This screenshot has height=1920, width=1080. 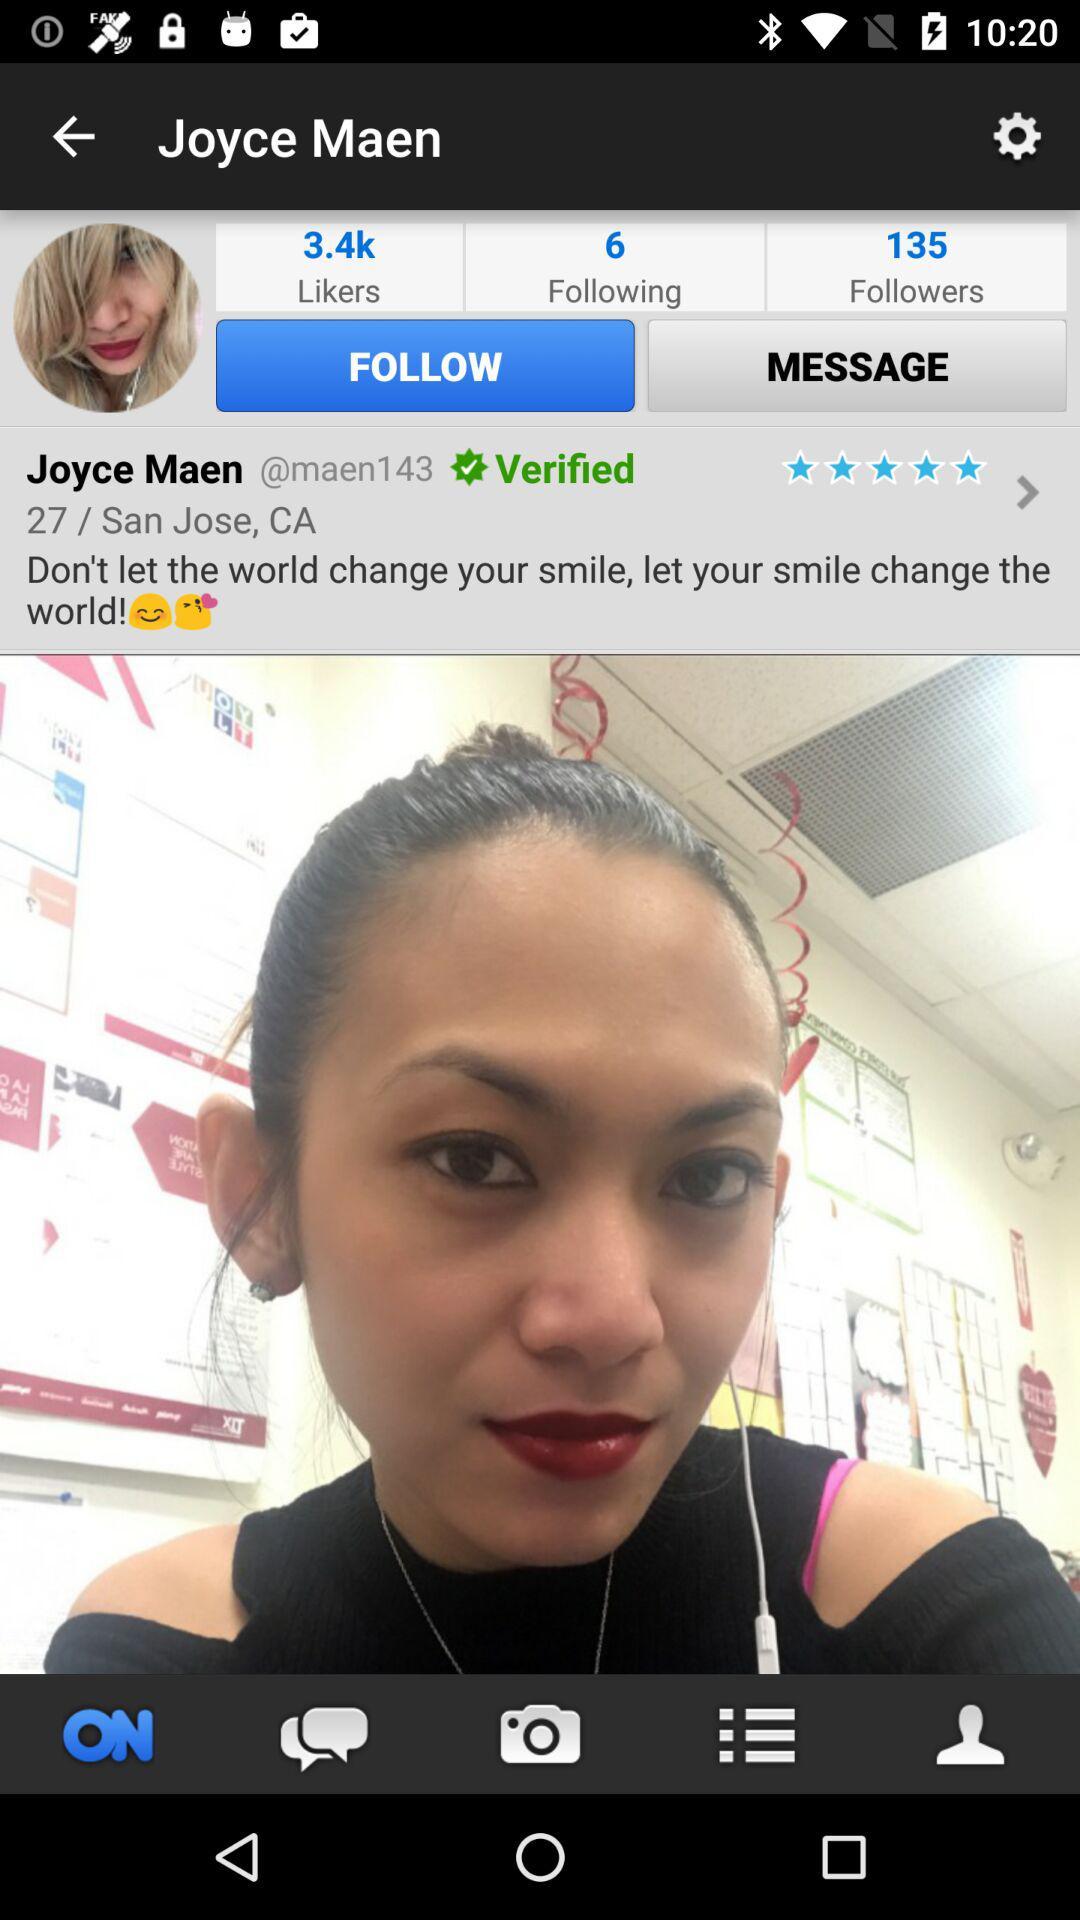 I want to click on the avatar icon, so click(x=971, y=1733).